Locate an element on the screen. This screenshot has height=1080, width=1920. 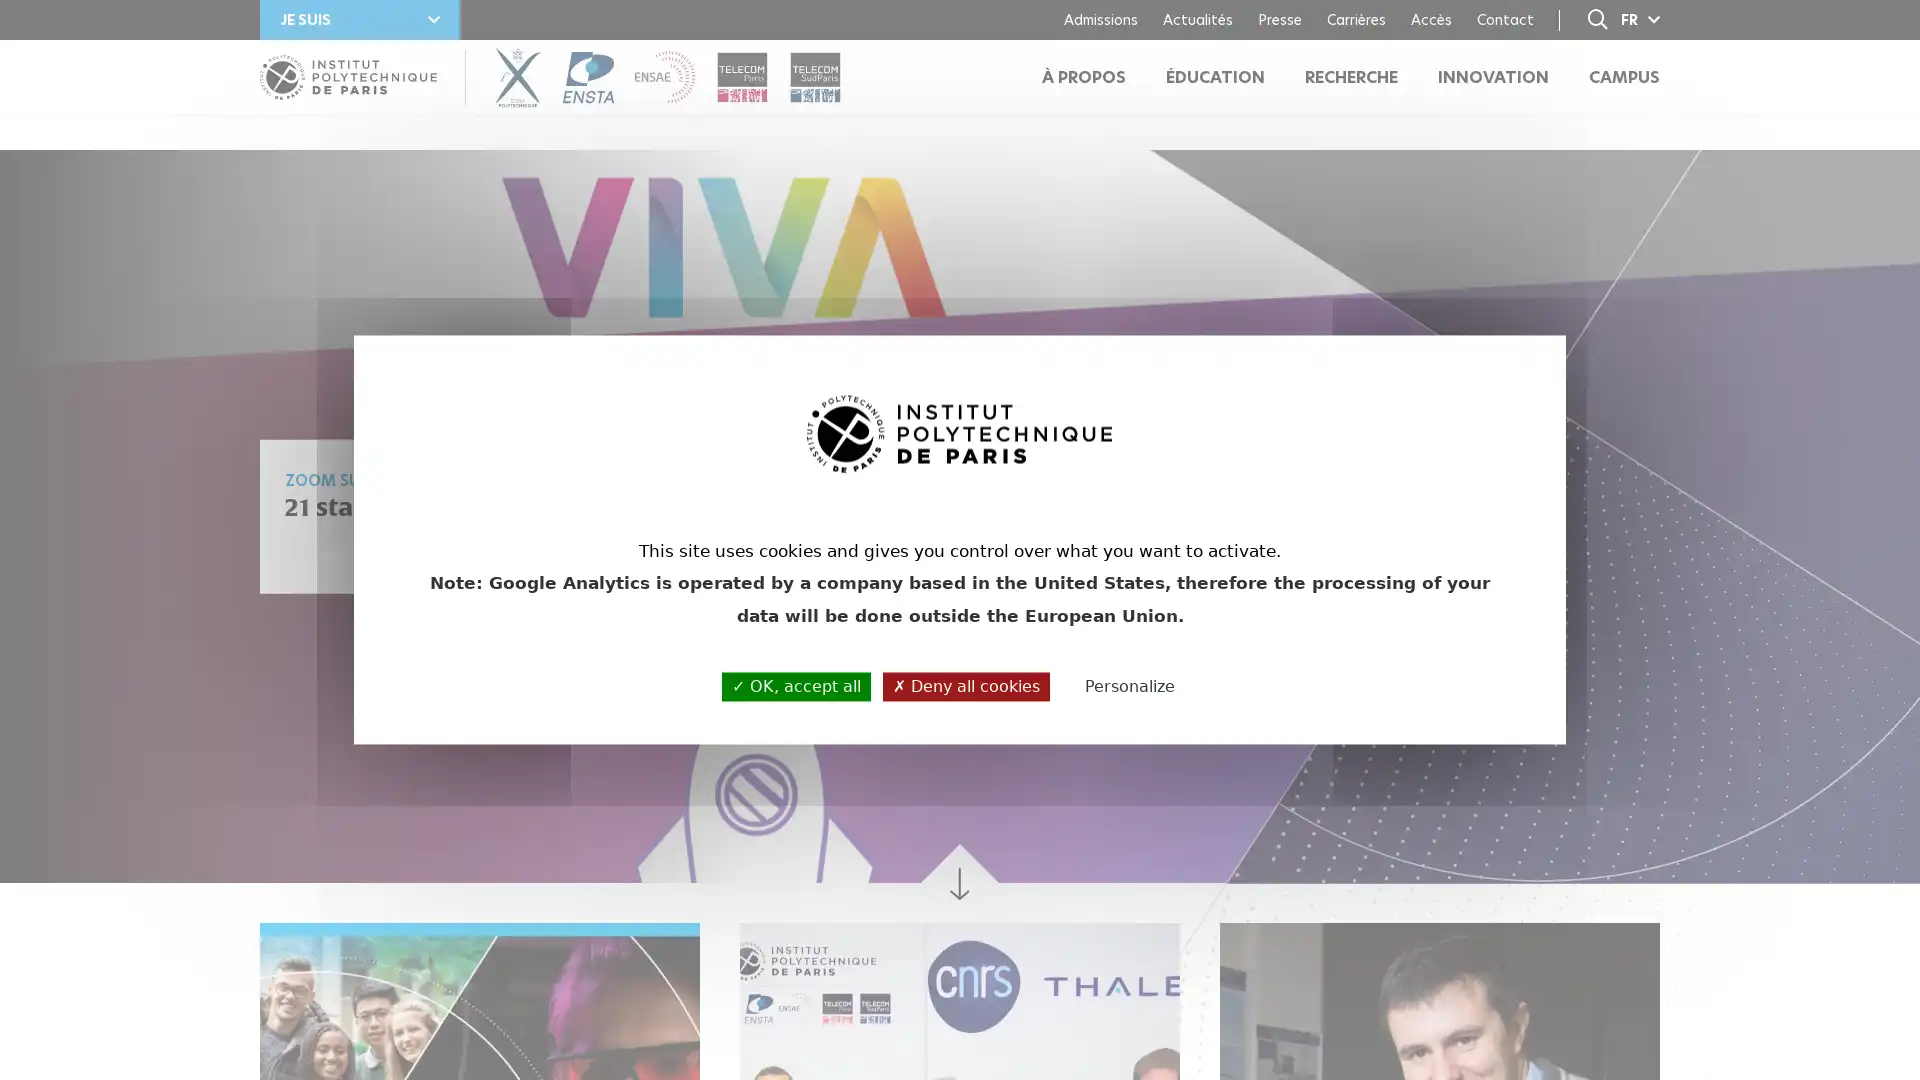
Deny all cookies is located at coordinates (966, 685).